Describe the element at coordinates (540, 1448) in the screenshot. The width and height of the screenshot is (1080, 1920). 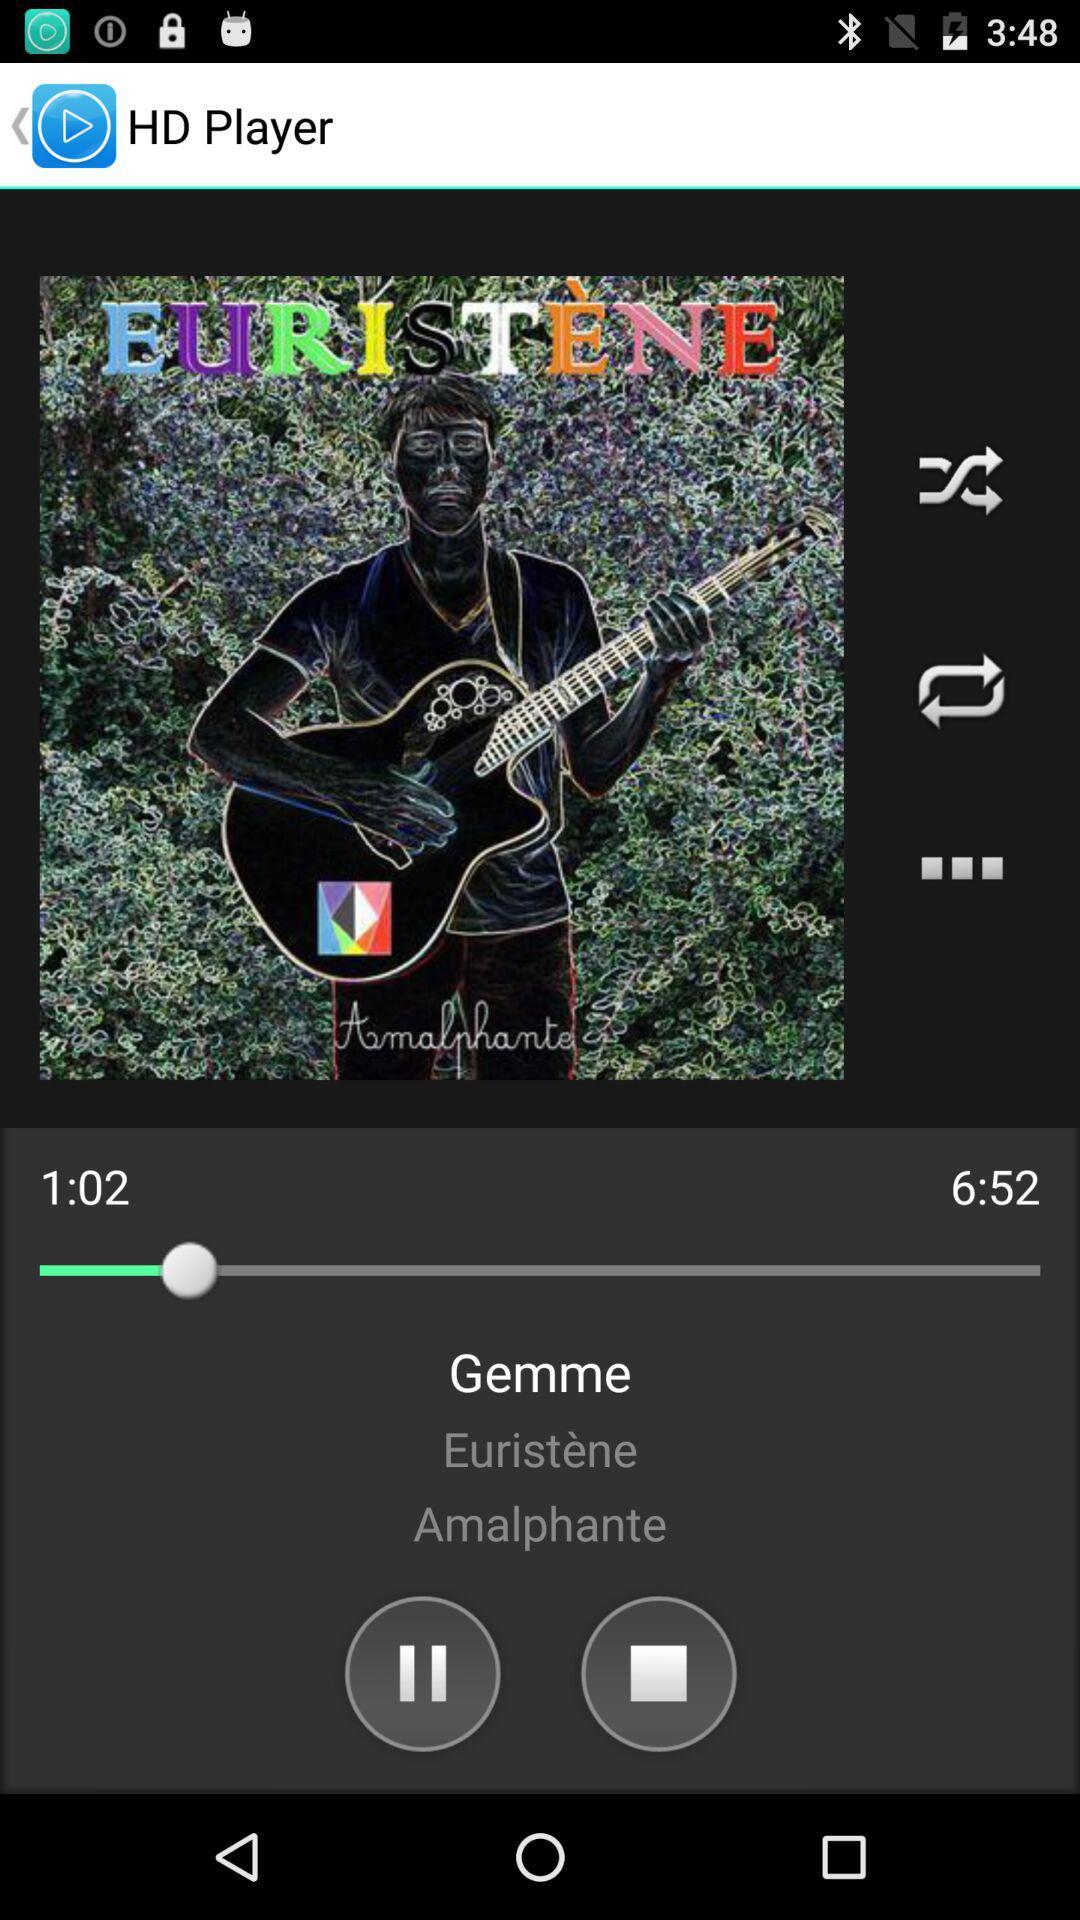
I see `the item below the gemme app` at that location.